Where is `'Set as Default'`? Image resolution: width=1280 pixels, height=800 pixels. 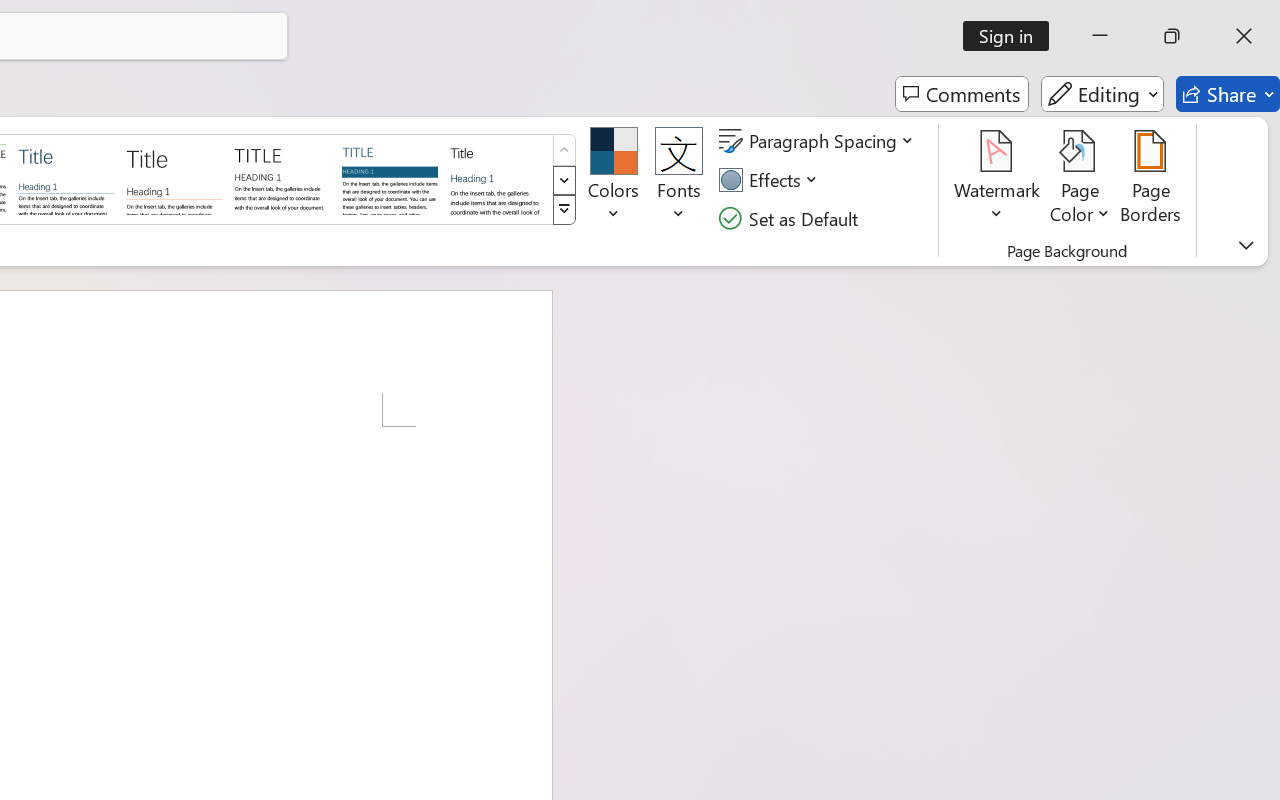 'Set as Default' is located at coordinates (790, 218).